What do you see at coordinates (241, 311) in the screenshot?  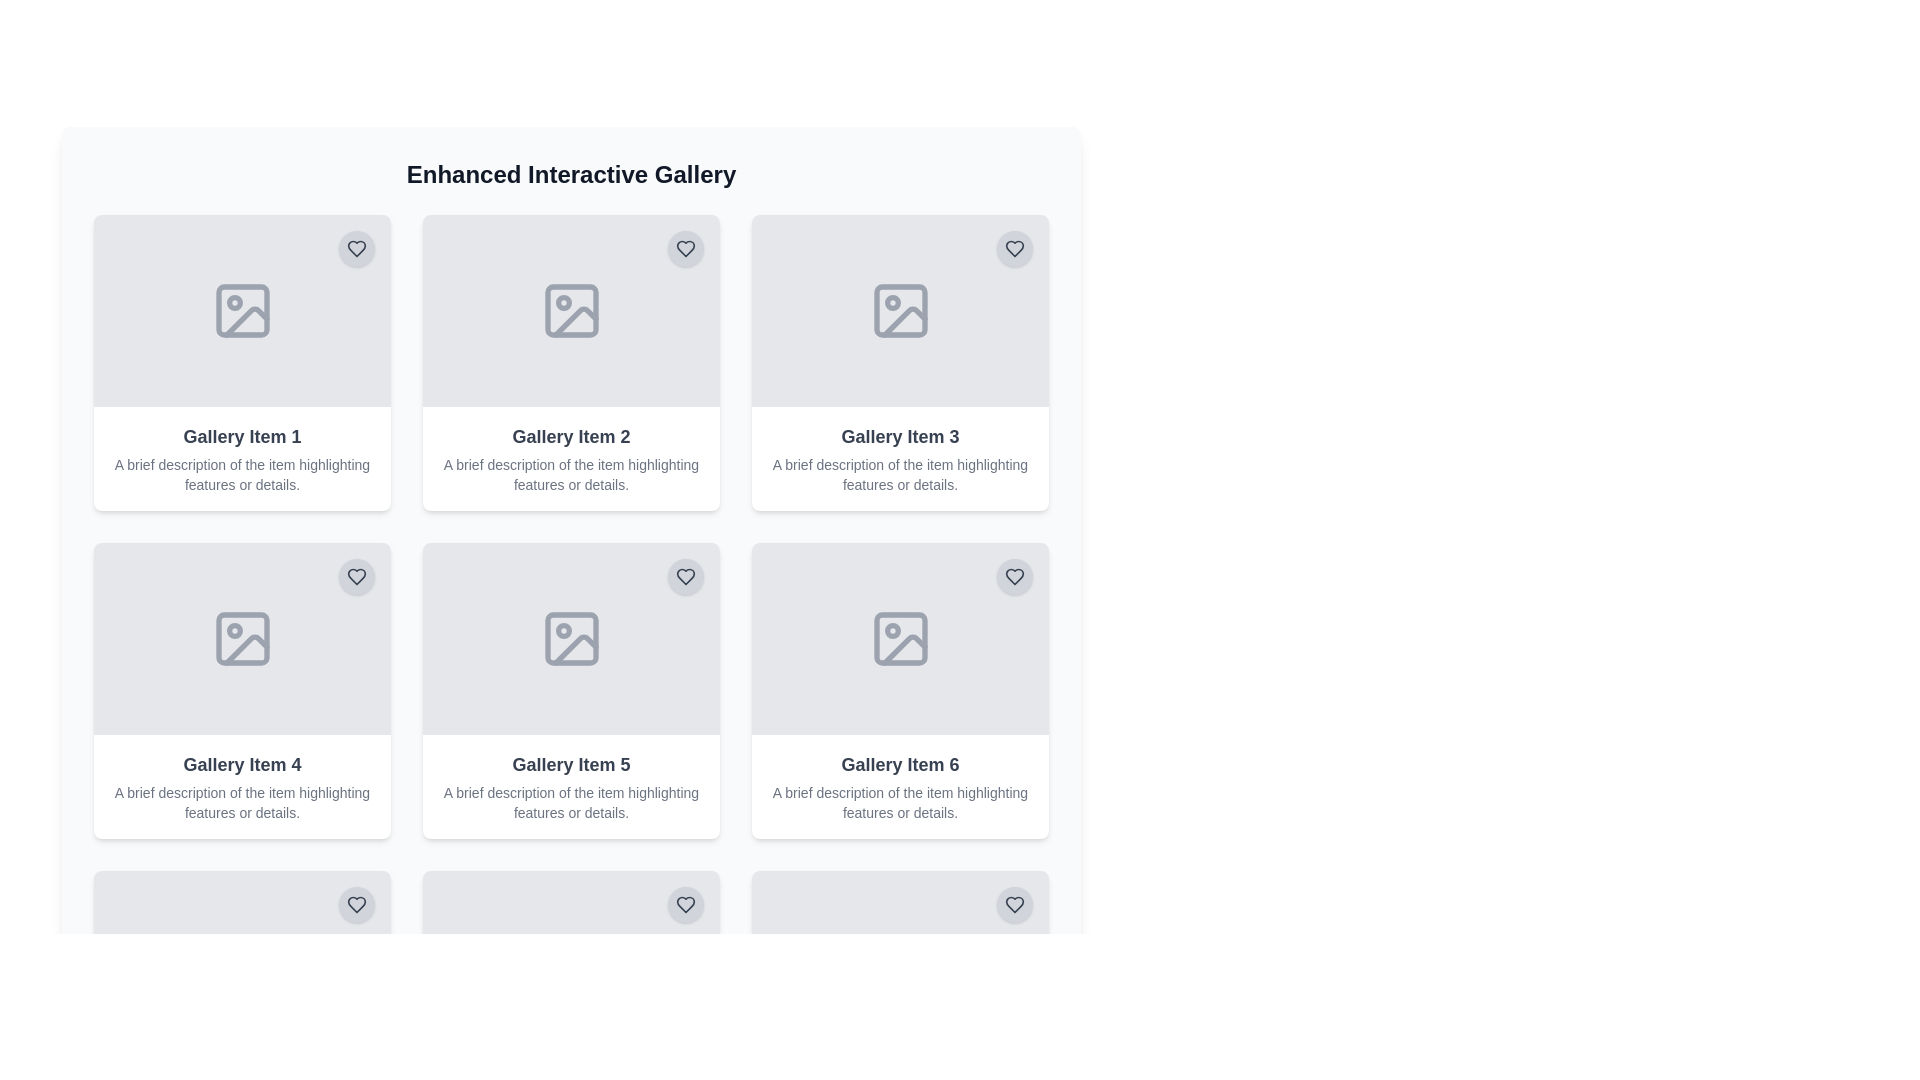 I see `the image placeholder in the card component titled 'Gallery Item 1', which is located in the first column of the first row of the grid layout` at bounding box center [241, 311].